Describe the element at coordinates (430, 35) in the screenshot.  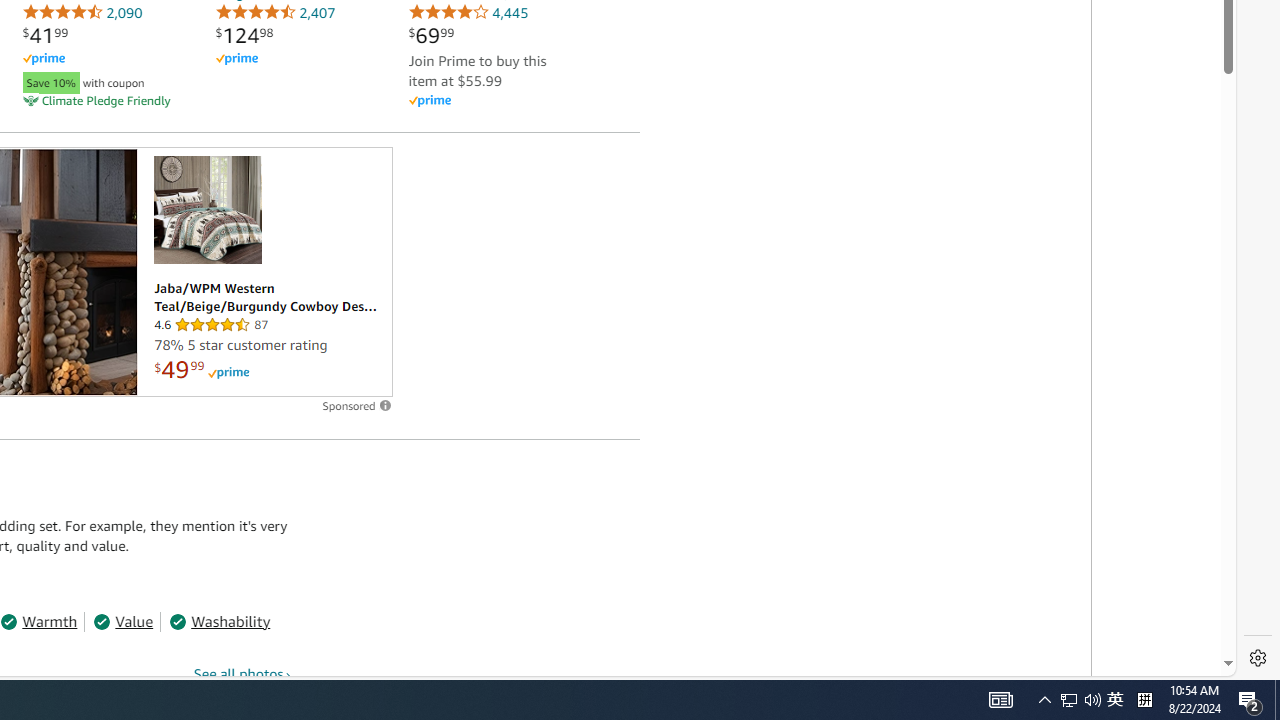
I see `'$69.99'` at that location.